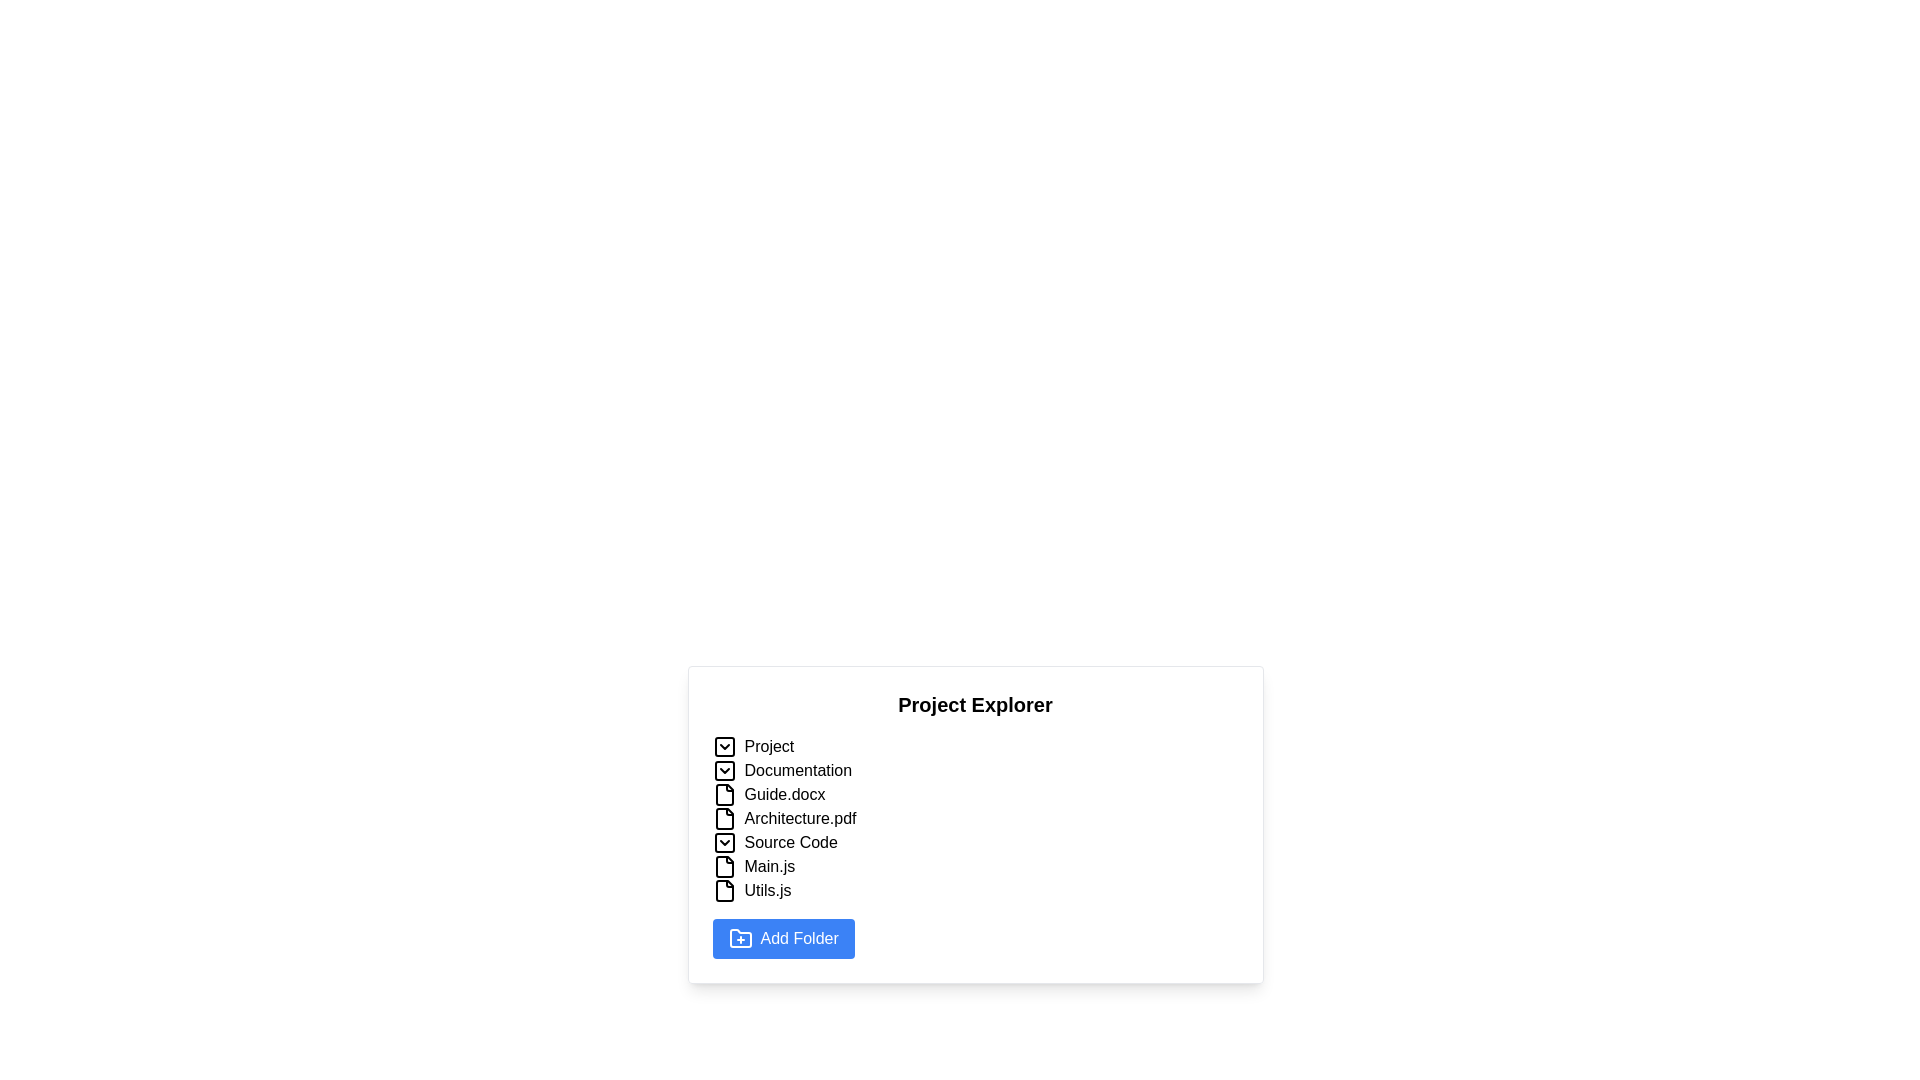 The width and height of the screenshot is (1920, 1080). I want to click on the toggle icon button to the left of the 'Project' label in the 'Project Explorer' section, so click(723, 747).